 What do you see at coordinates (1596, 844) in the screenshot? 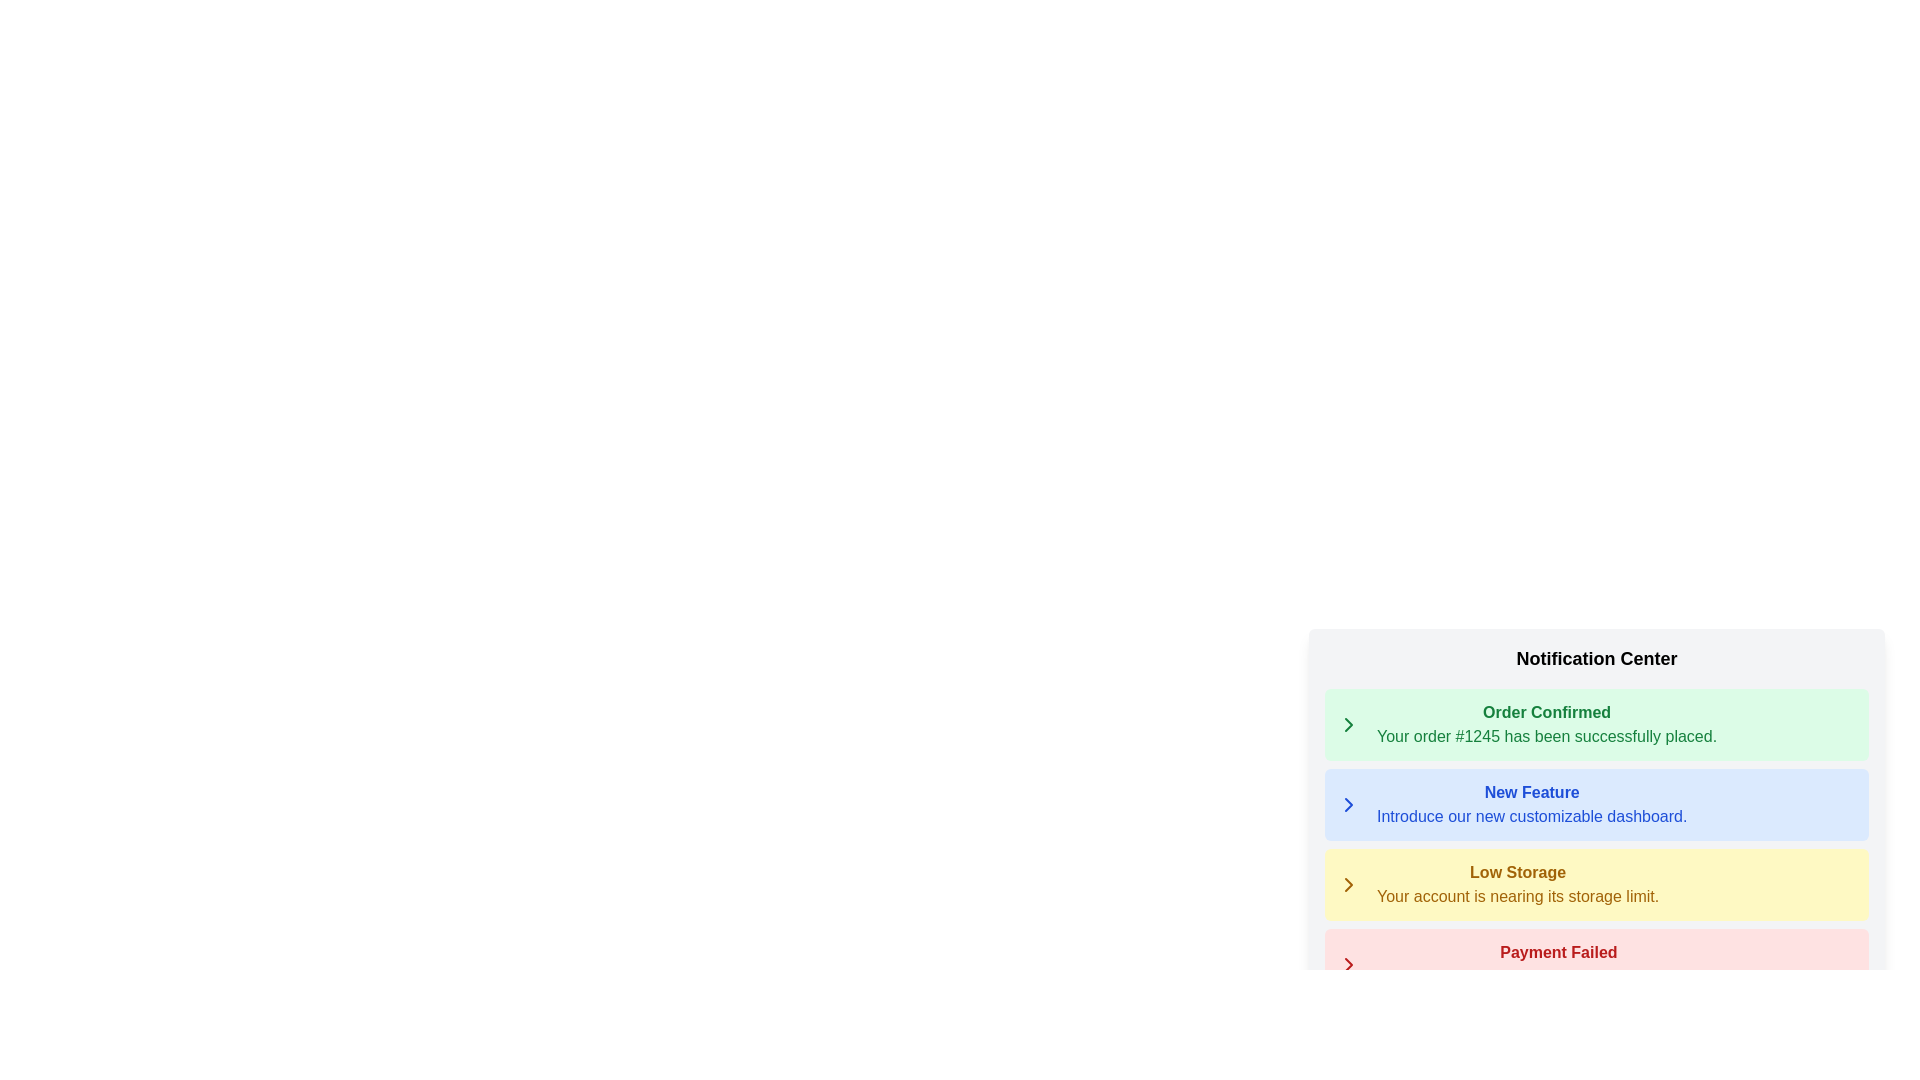
I see `the yellow informational notification box displaying 'Low Storage' with the message 'Your account is nearing its storage limit.'` at bounding box center [1596, 844].